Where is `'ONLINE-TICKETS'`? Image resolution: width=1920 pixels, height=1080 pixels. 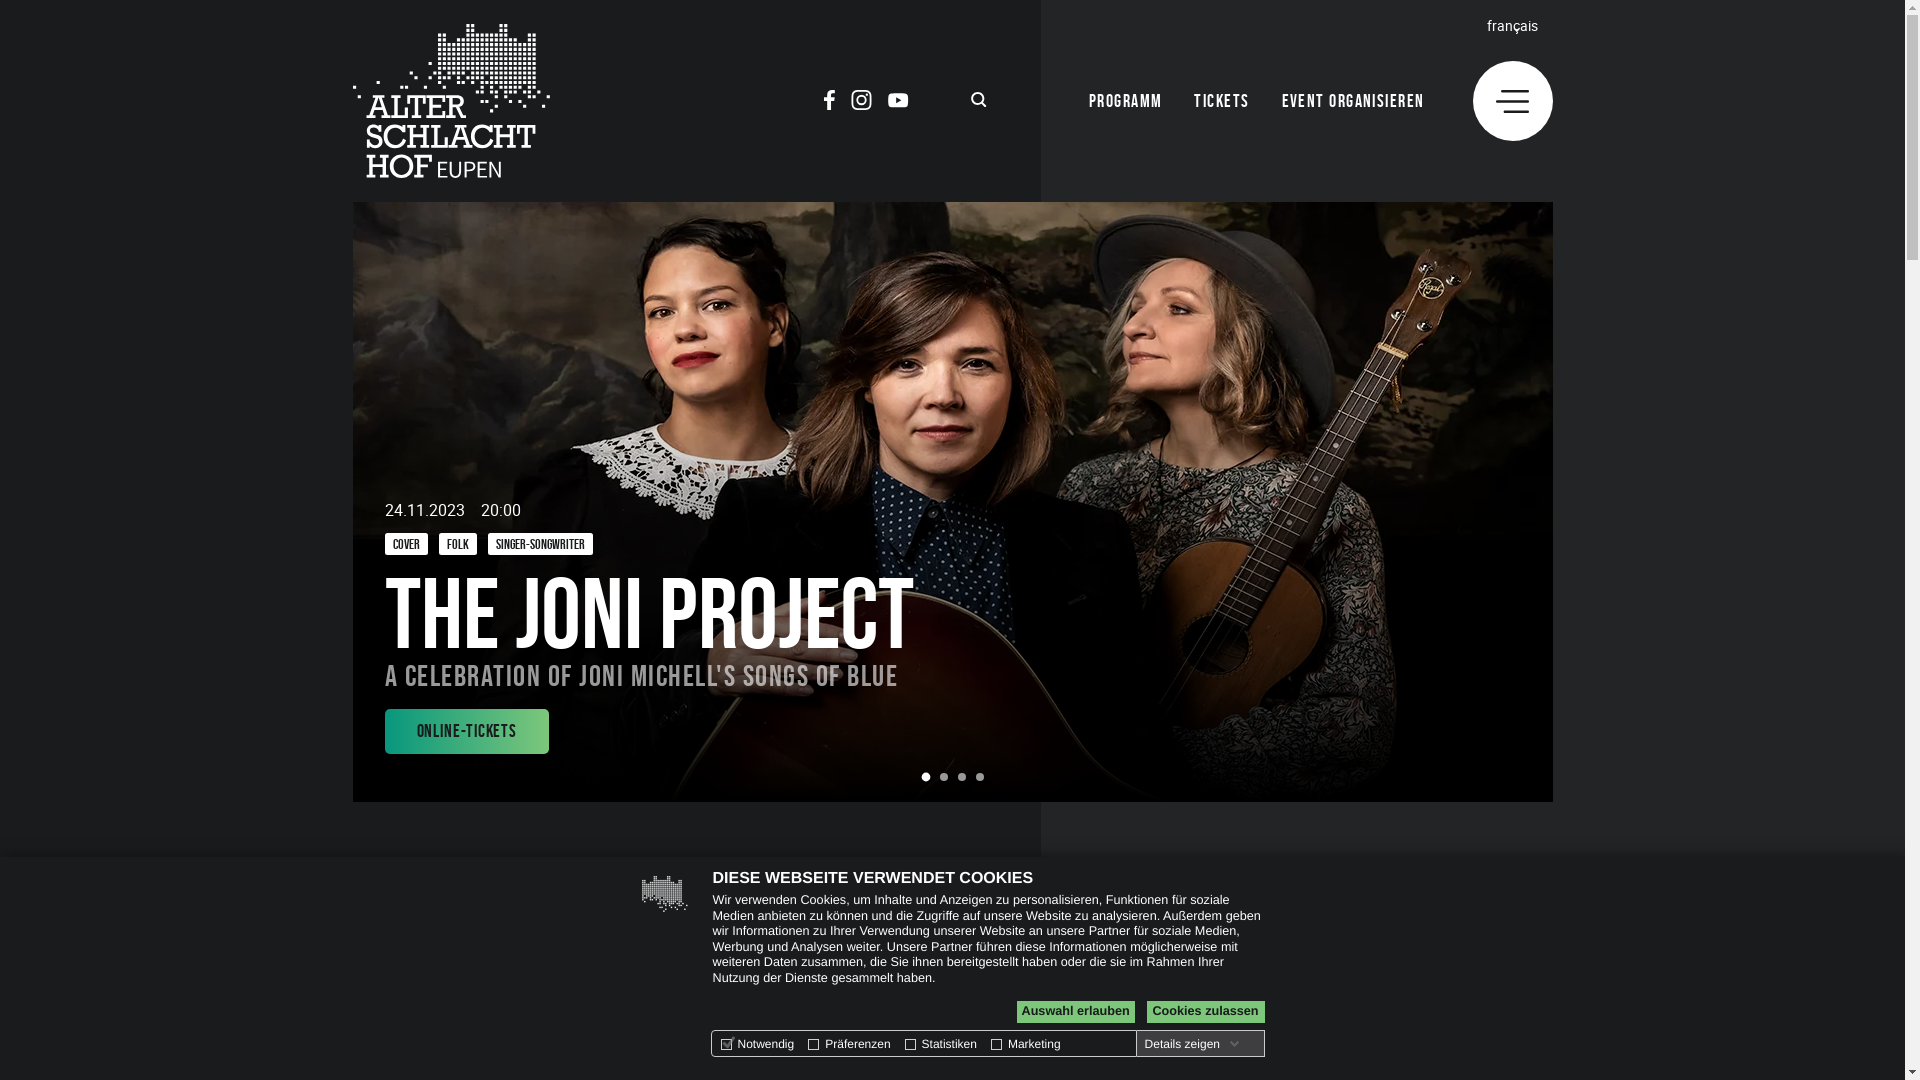 'ONLINE-TICKETS' is located at coordinates (384, 731).